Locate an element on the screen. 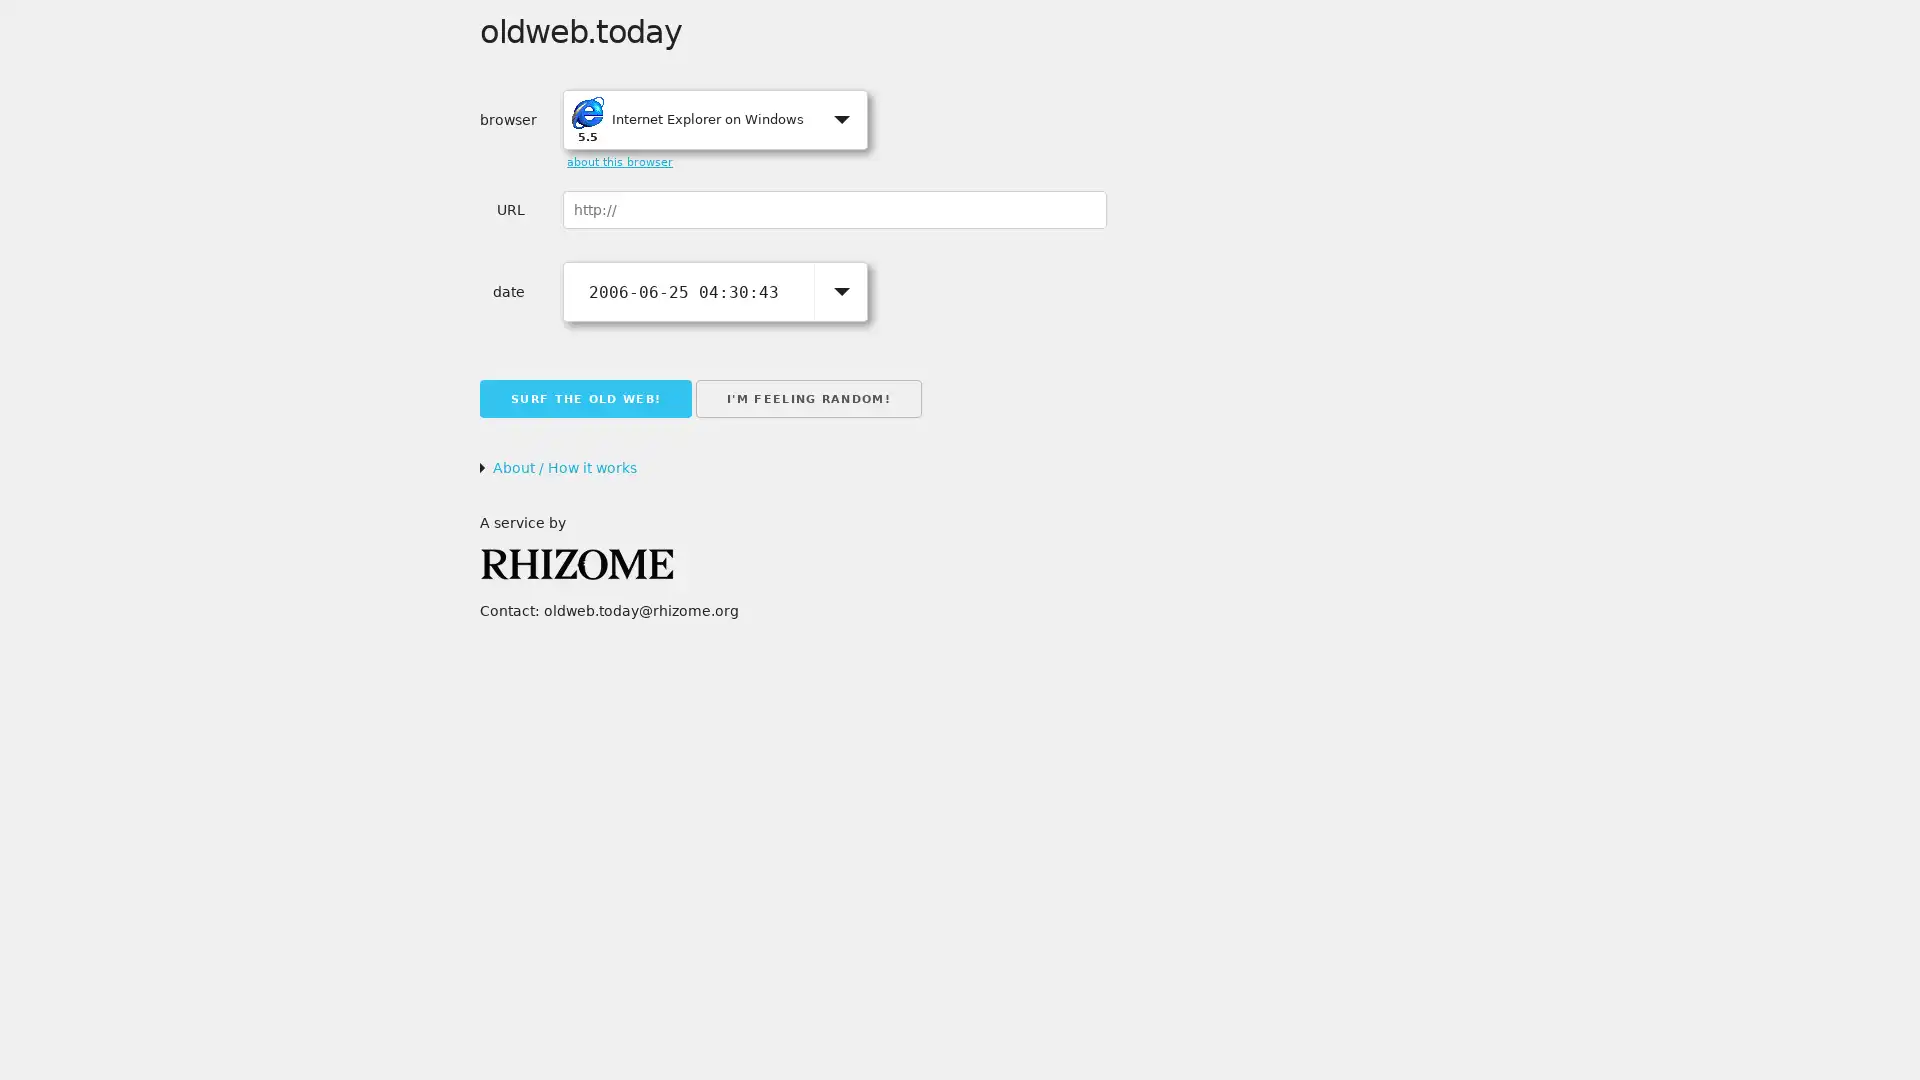 Image resolution: width=1920 pixels, height=1080 pixels. SURF THE OLD WEB! is located at coordinates (584, 398).